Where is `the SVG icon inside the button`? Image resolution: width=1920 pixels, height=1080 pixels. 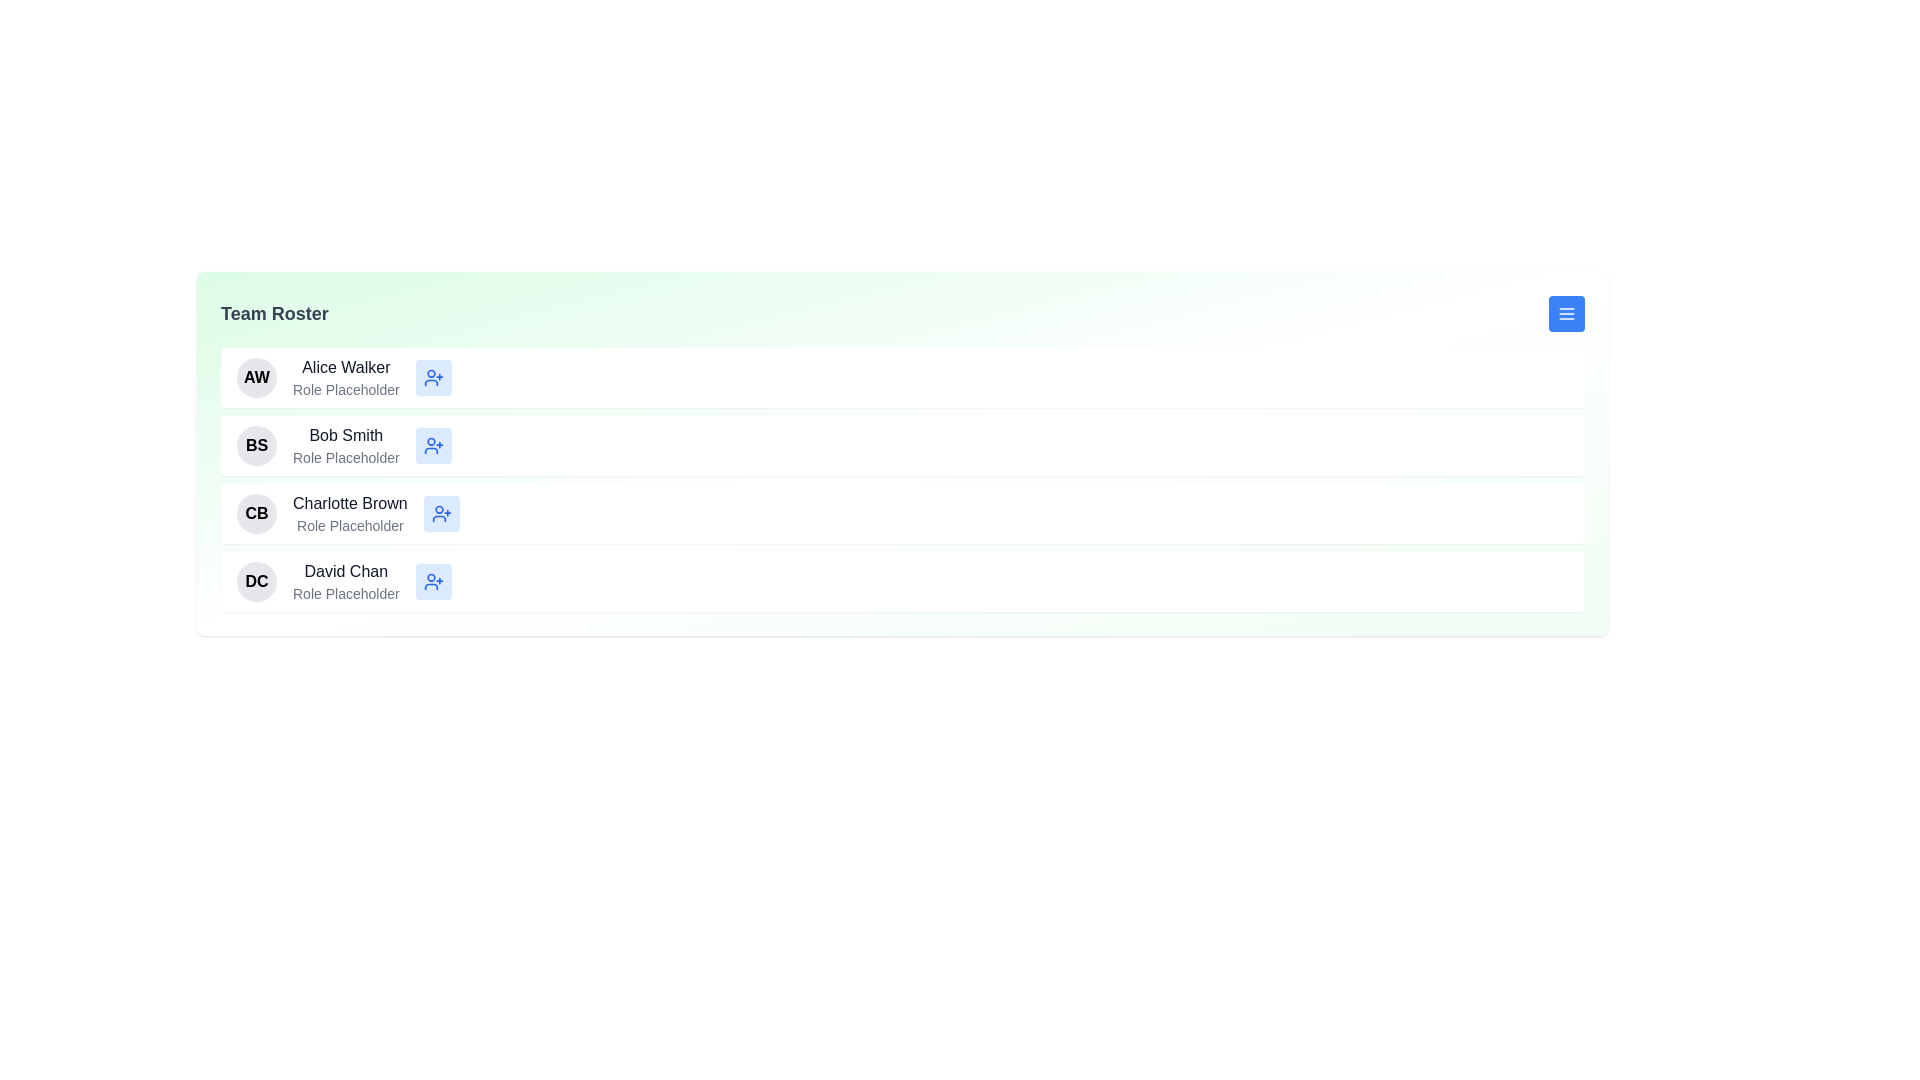 the SVG icon inside the button is located at coordinates (432, 445).